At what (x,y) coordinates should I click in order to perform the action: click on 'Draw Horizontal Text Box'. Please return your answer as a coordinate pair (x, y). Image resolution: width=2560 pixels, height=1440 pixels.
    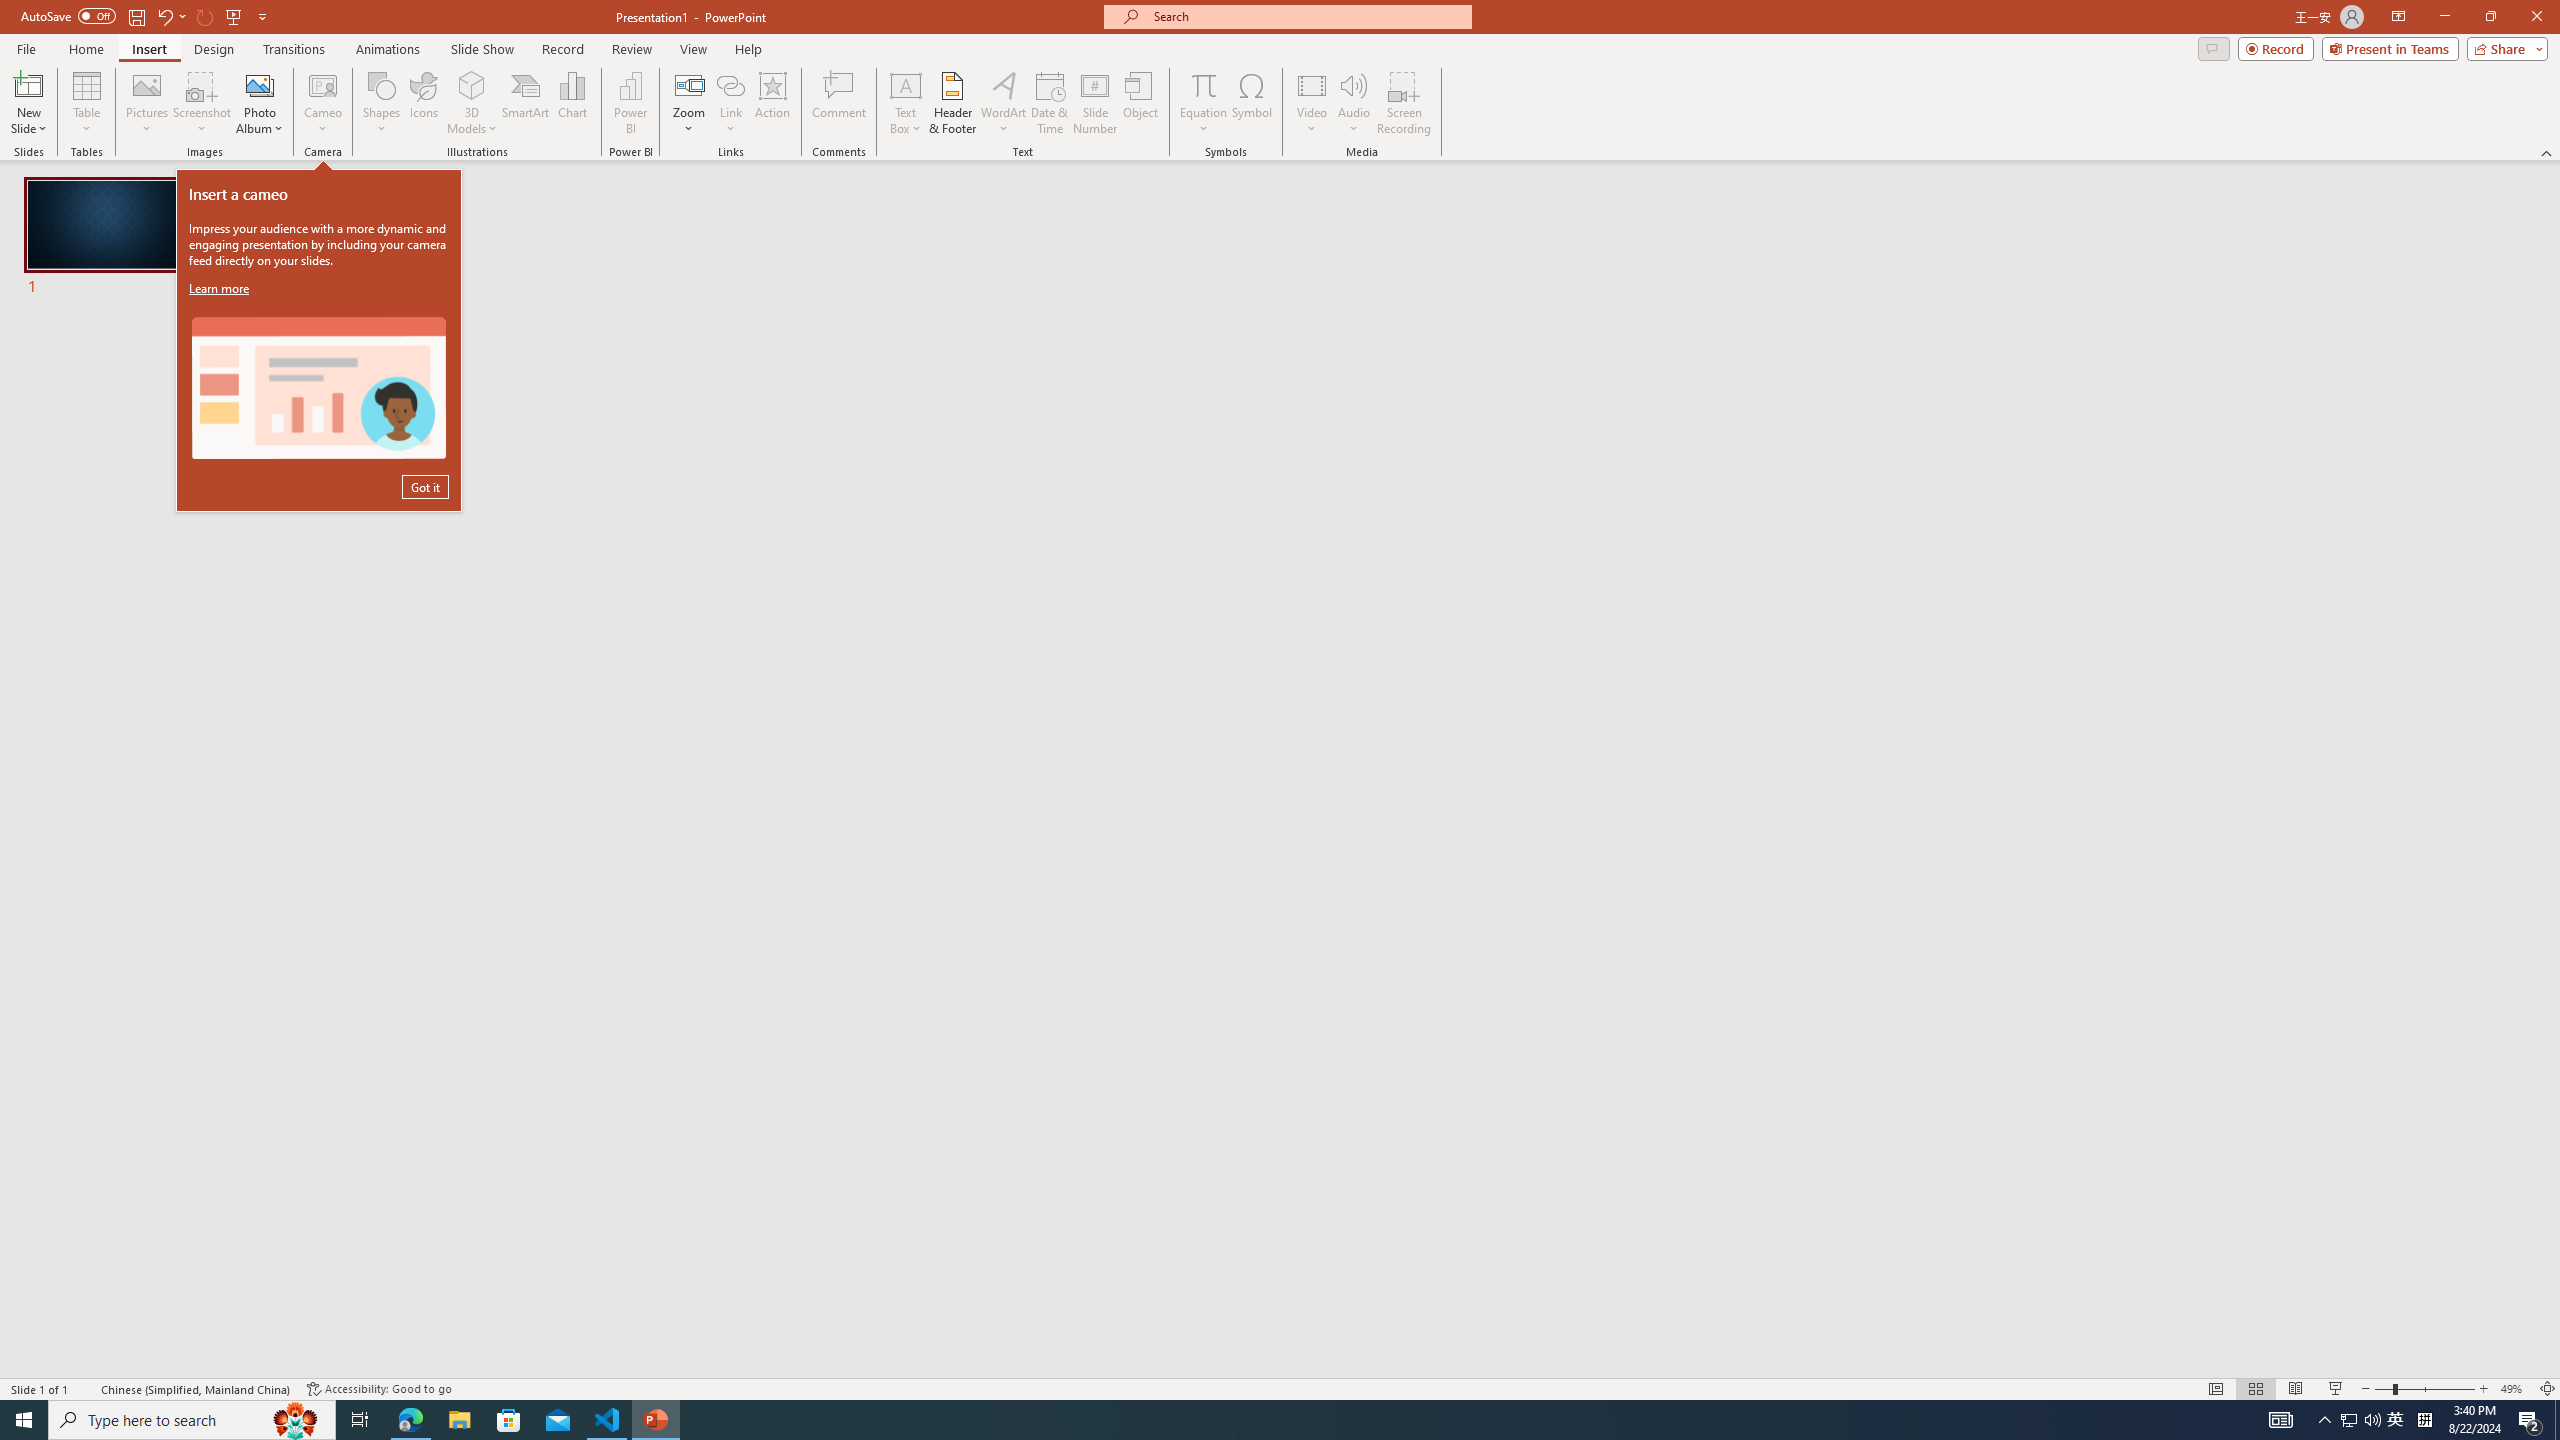
    Looking at the image, I should click on (905, 84).